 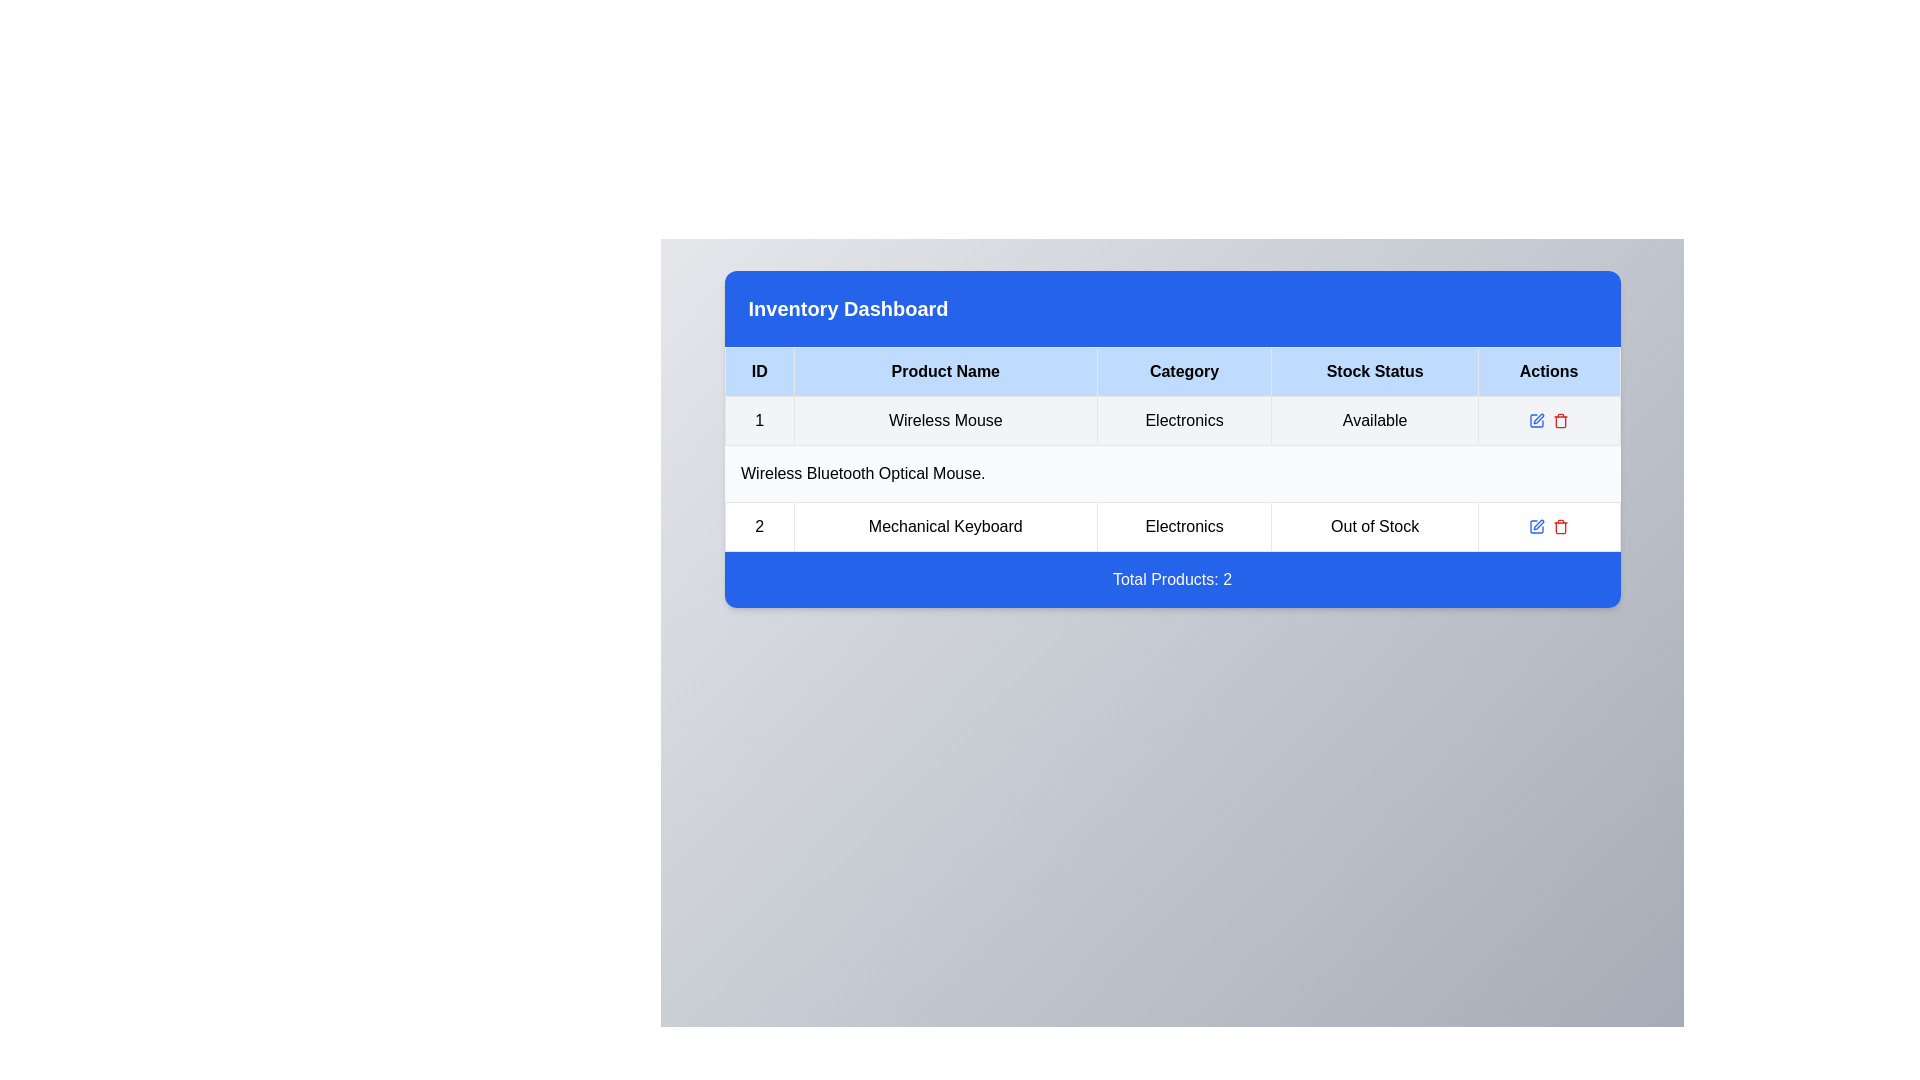 What do you see at coordinates (1536, 526) in the screenshot?
I see `the action icon in the 'Actions' column of the table row for the 'Mechanical Keyboard' product` at bounding box center [1536, 526].